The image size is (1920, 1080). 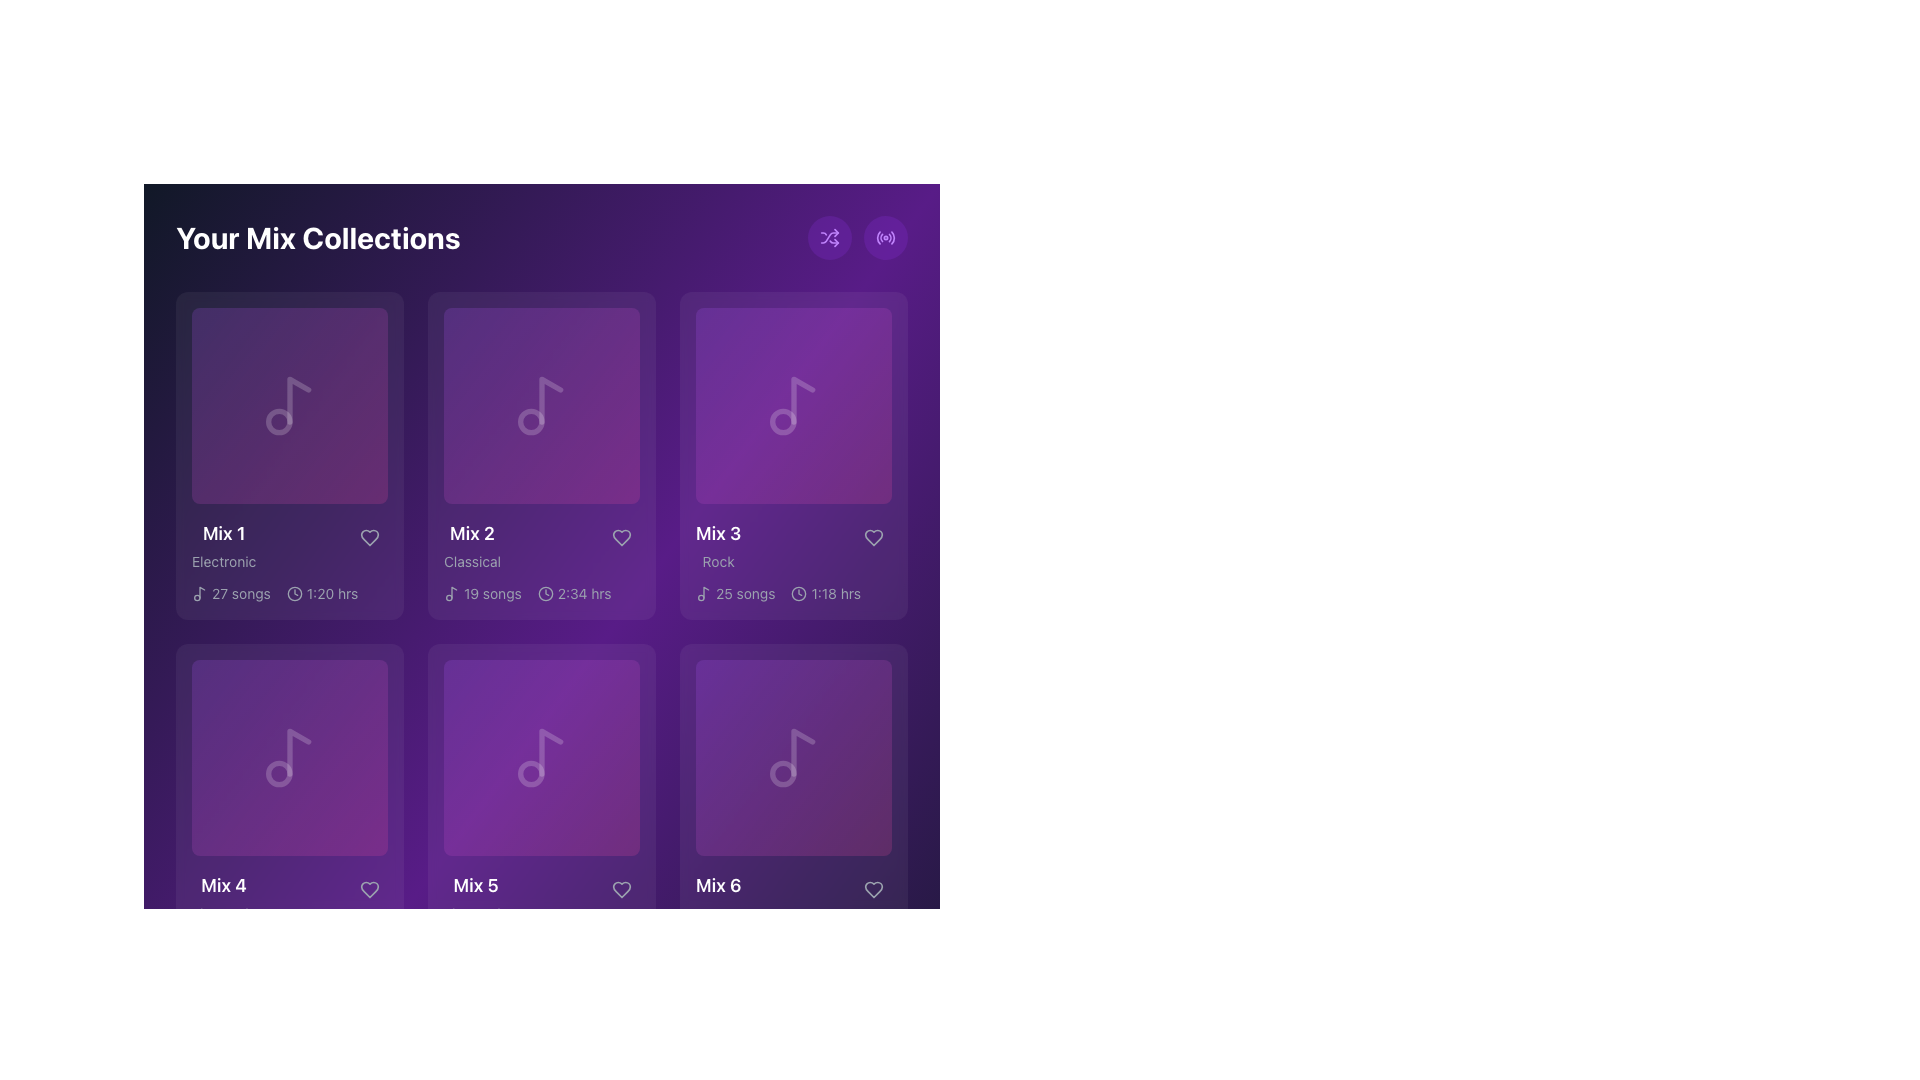 I want to click on the SVG Polygon that serves as a visual part of the skip-forward or navigation button located at the bottom right of the interface, so click(x=662, y=1023).